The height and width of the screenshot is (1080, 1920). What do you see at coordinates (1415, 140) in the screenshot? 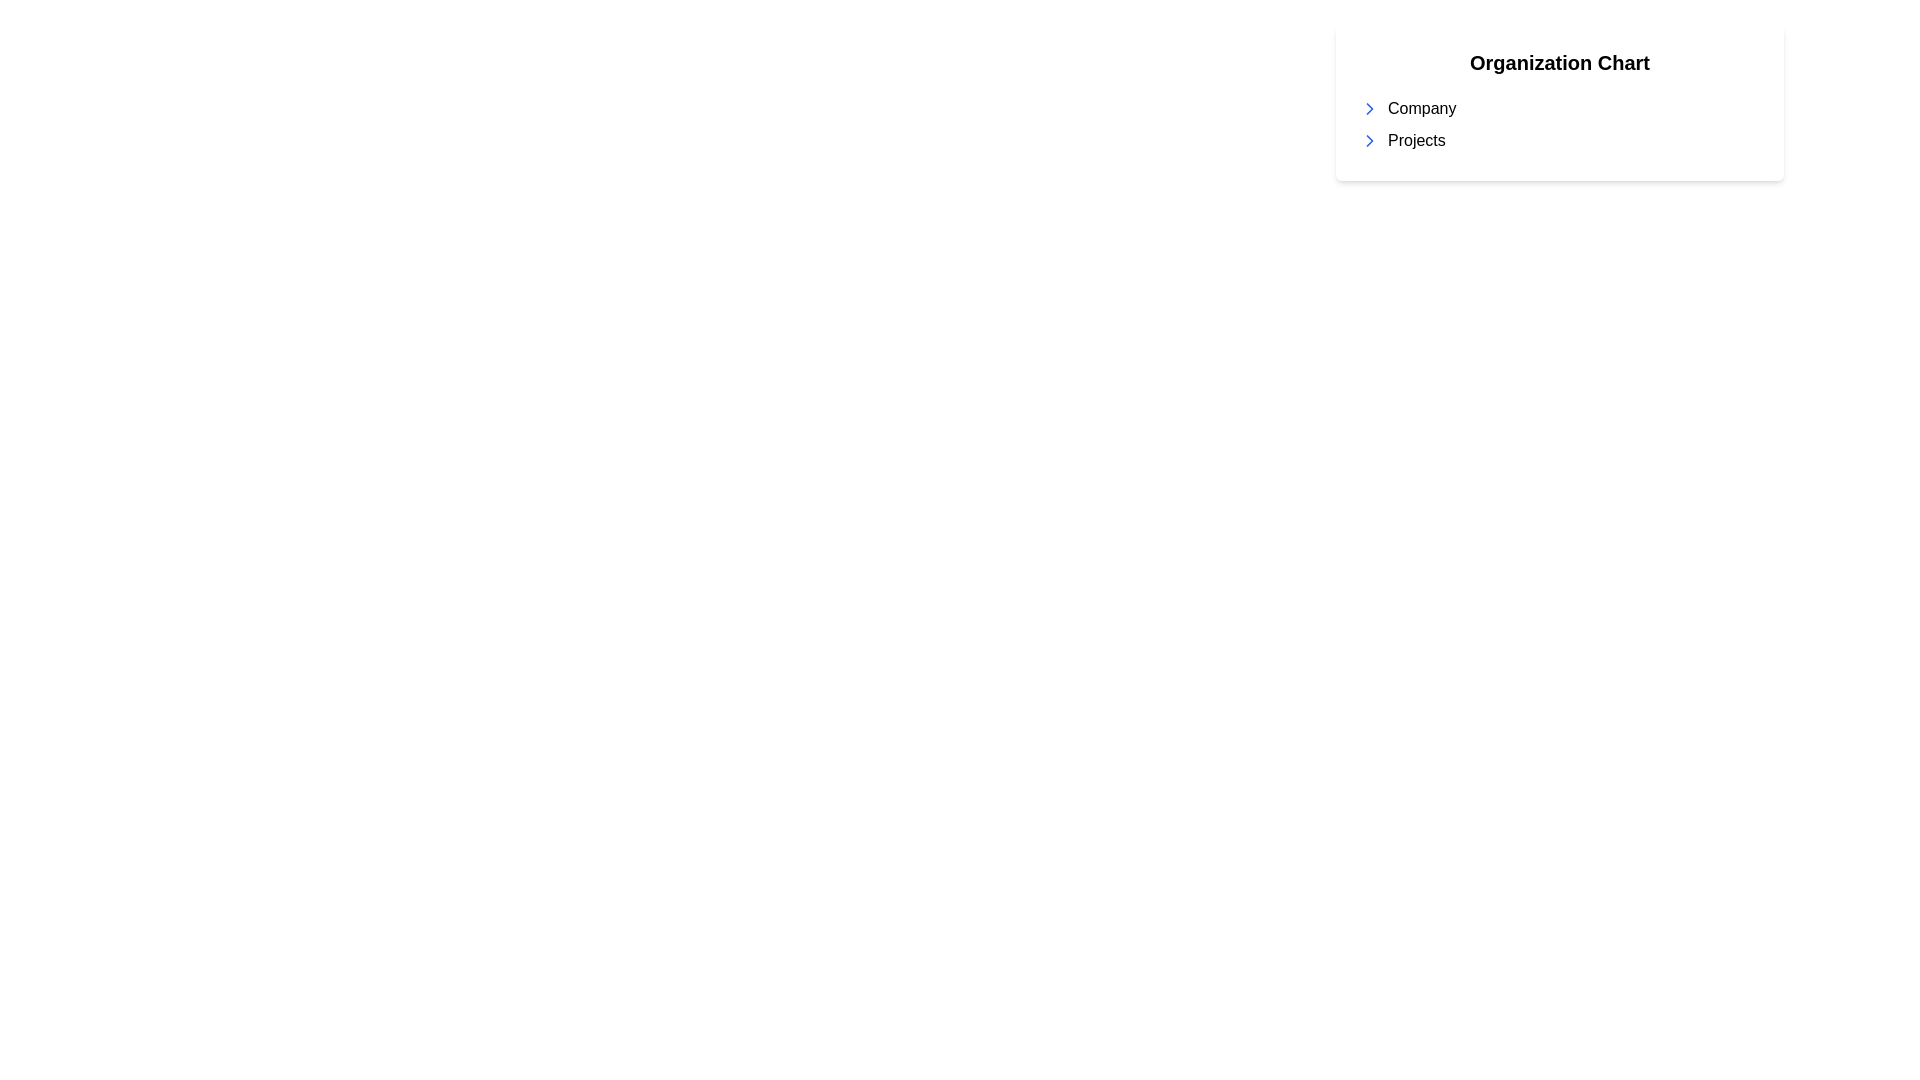
I see `the 'Projects' label` at bounding box center [1415, 140].